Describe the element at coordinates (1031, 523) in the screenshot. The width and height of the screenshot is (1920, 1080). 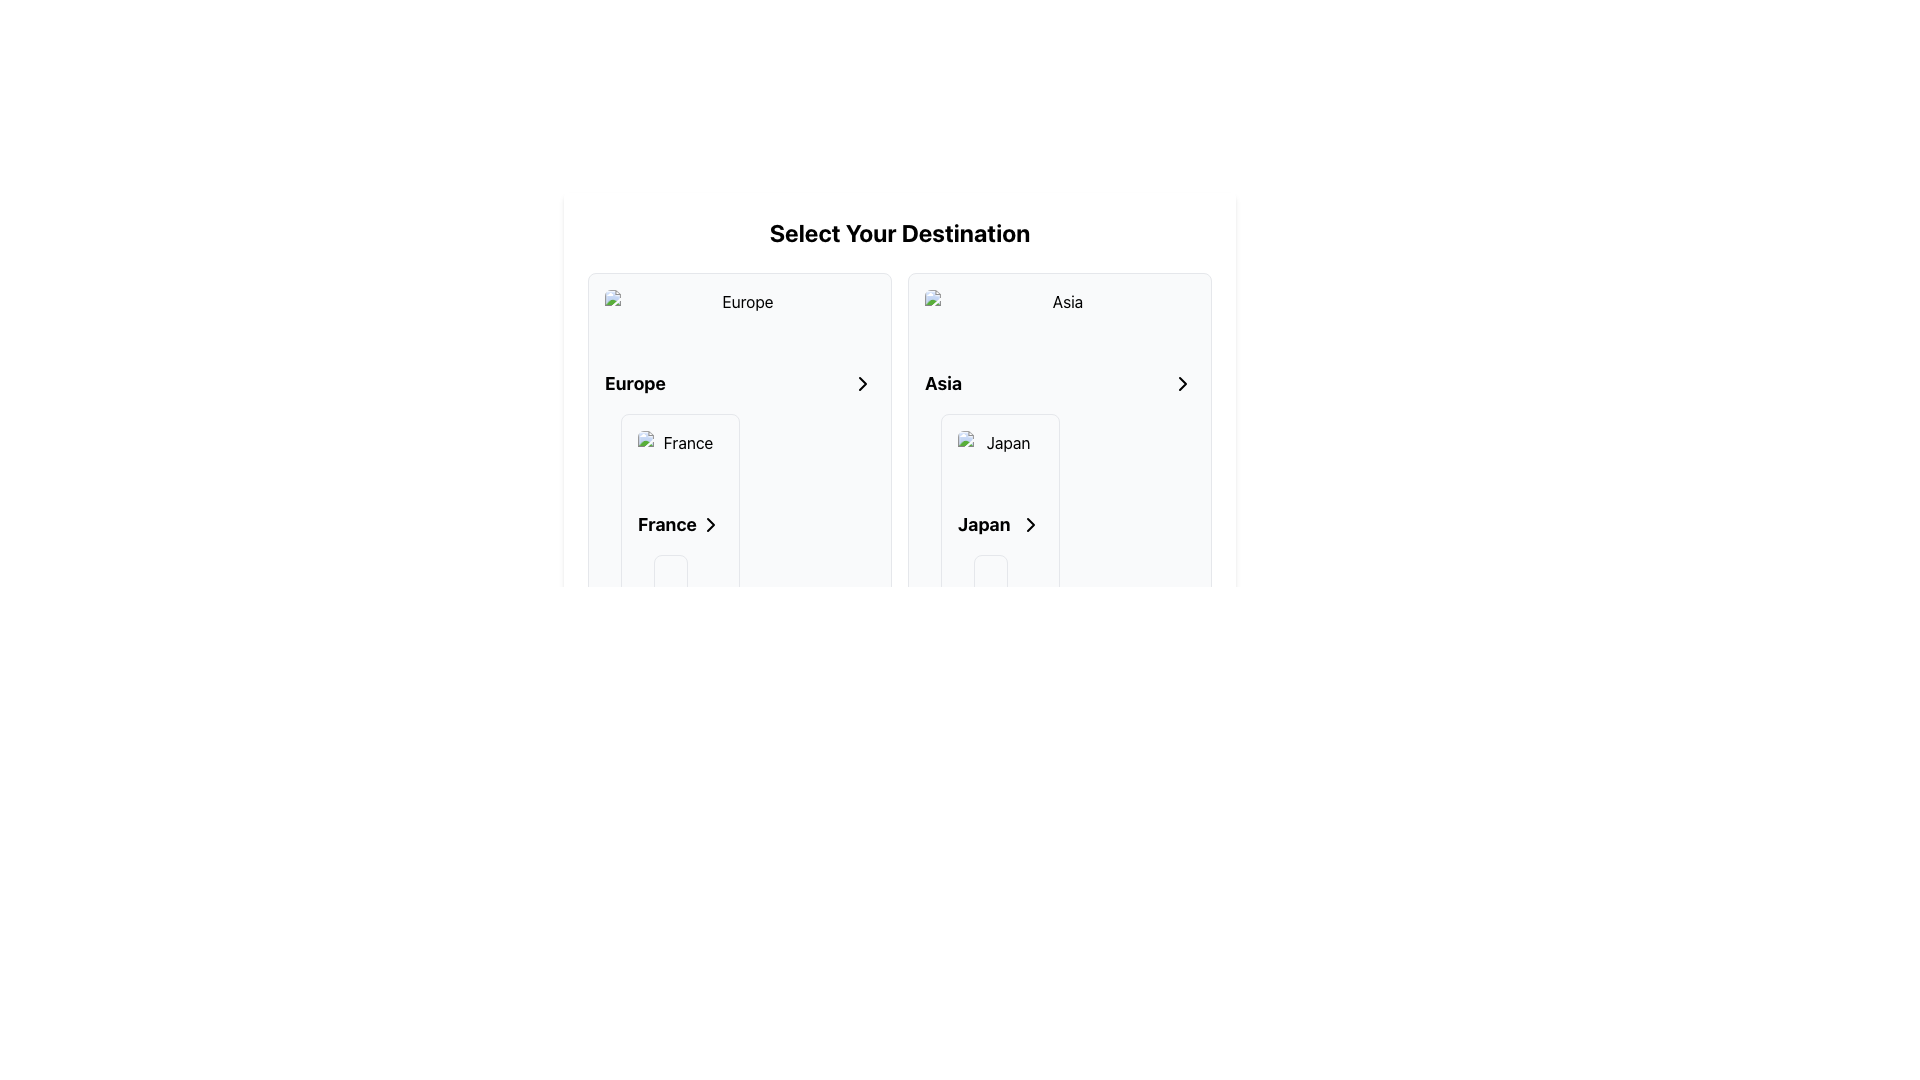
I see `the right-pointing chevron icon located to the immediate right of the text label 'Japan' in the selectable item layout` at that location.